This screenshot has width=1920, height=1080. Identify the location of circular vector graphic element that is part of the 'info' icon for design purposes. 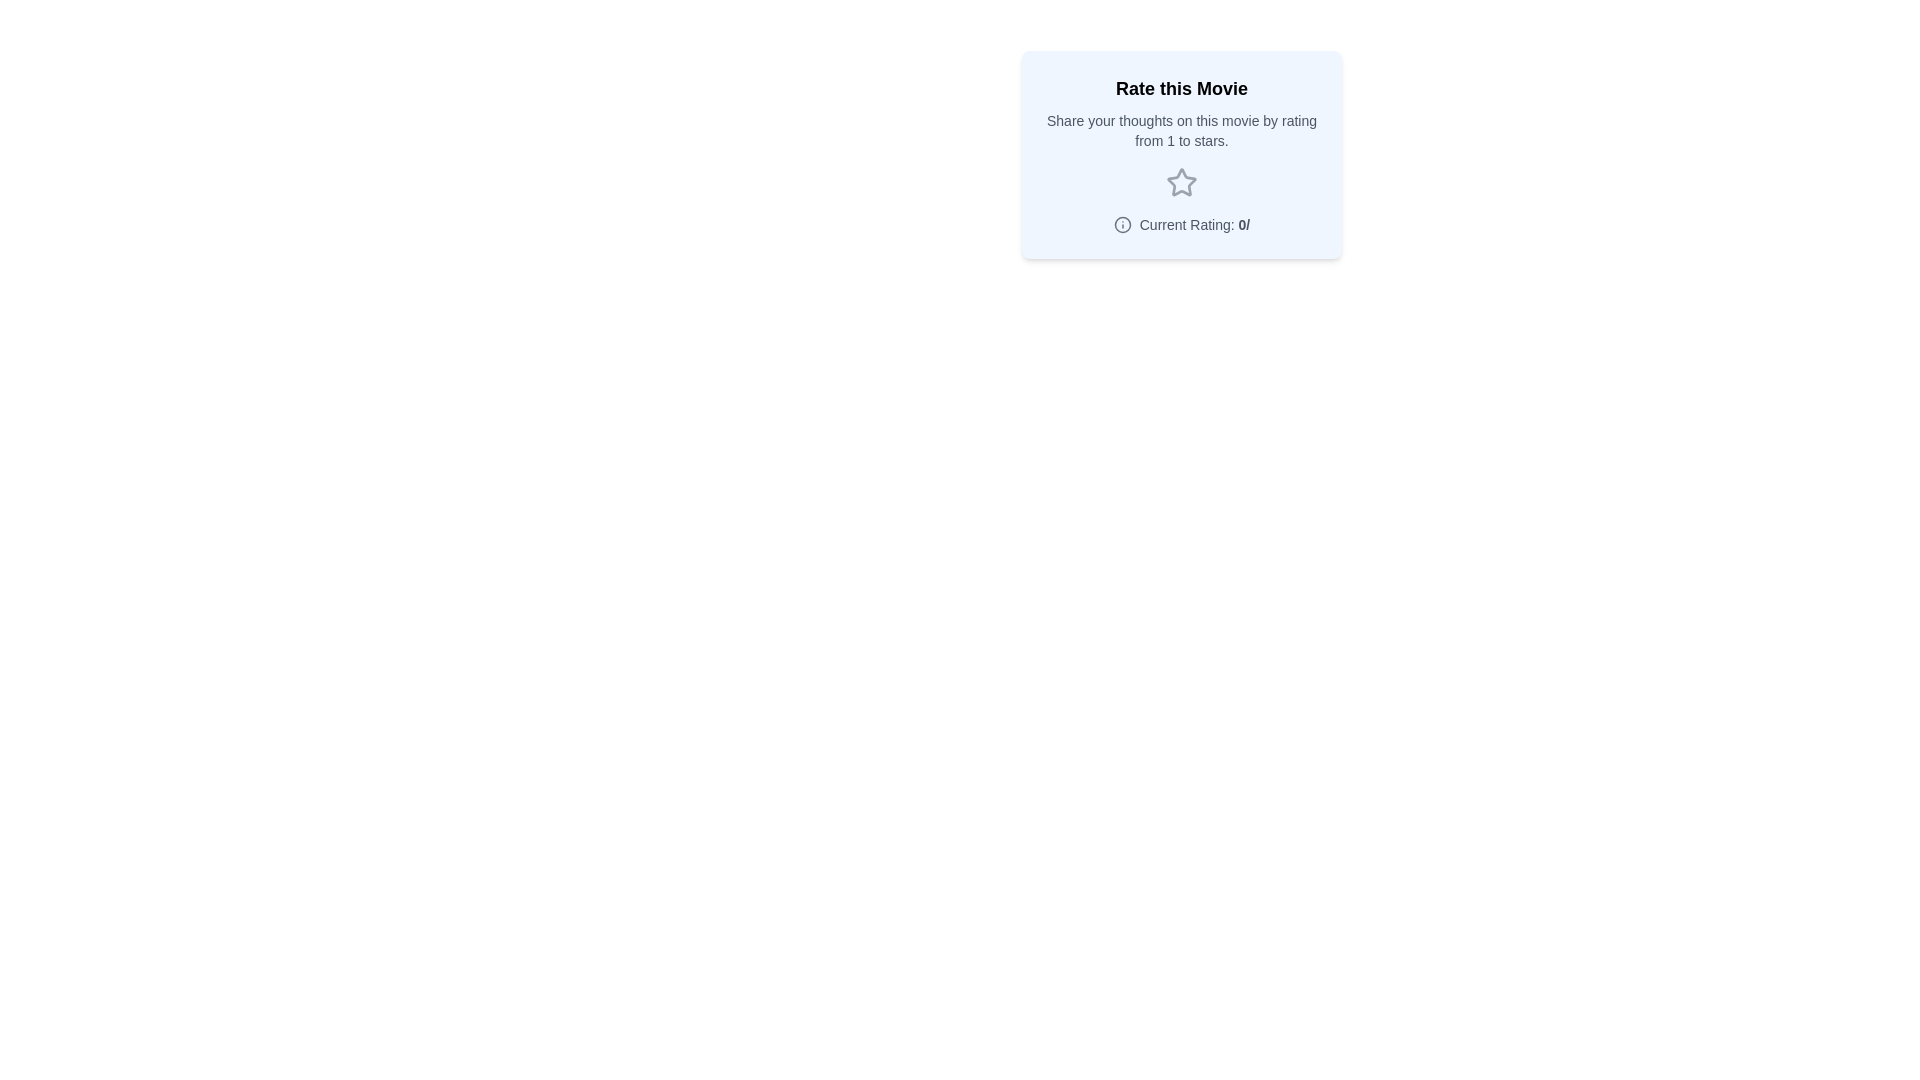
(1122, 224).